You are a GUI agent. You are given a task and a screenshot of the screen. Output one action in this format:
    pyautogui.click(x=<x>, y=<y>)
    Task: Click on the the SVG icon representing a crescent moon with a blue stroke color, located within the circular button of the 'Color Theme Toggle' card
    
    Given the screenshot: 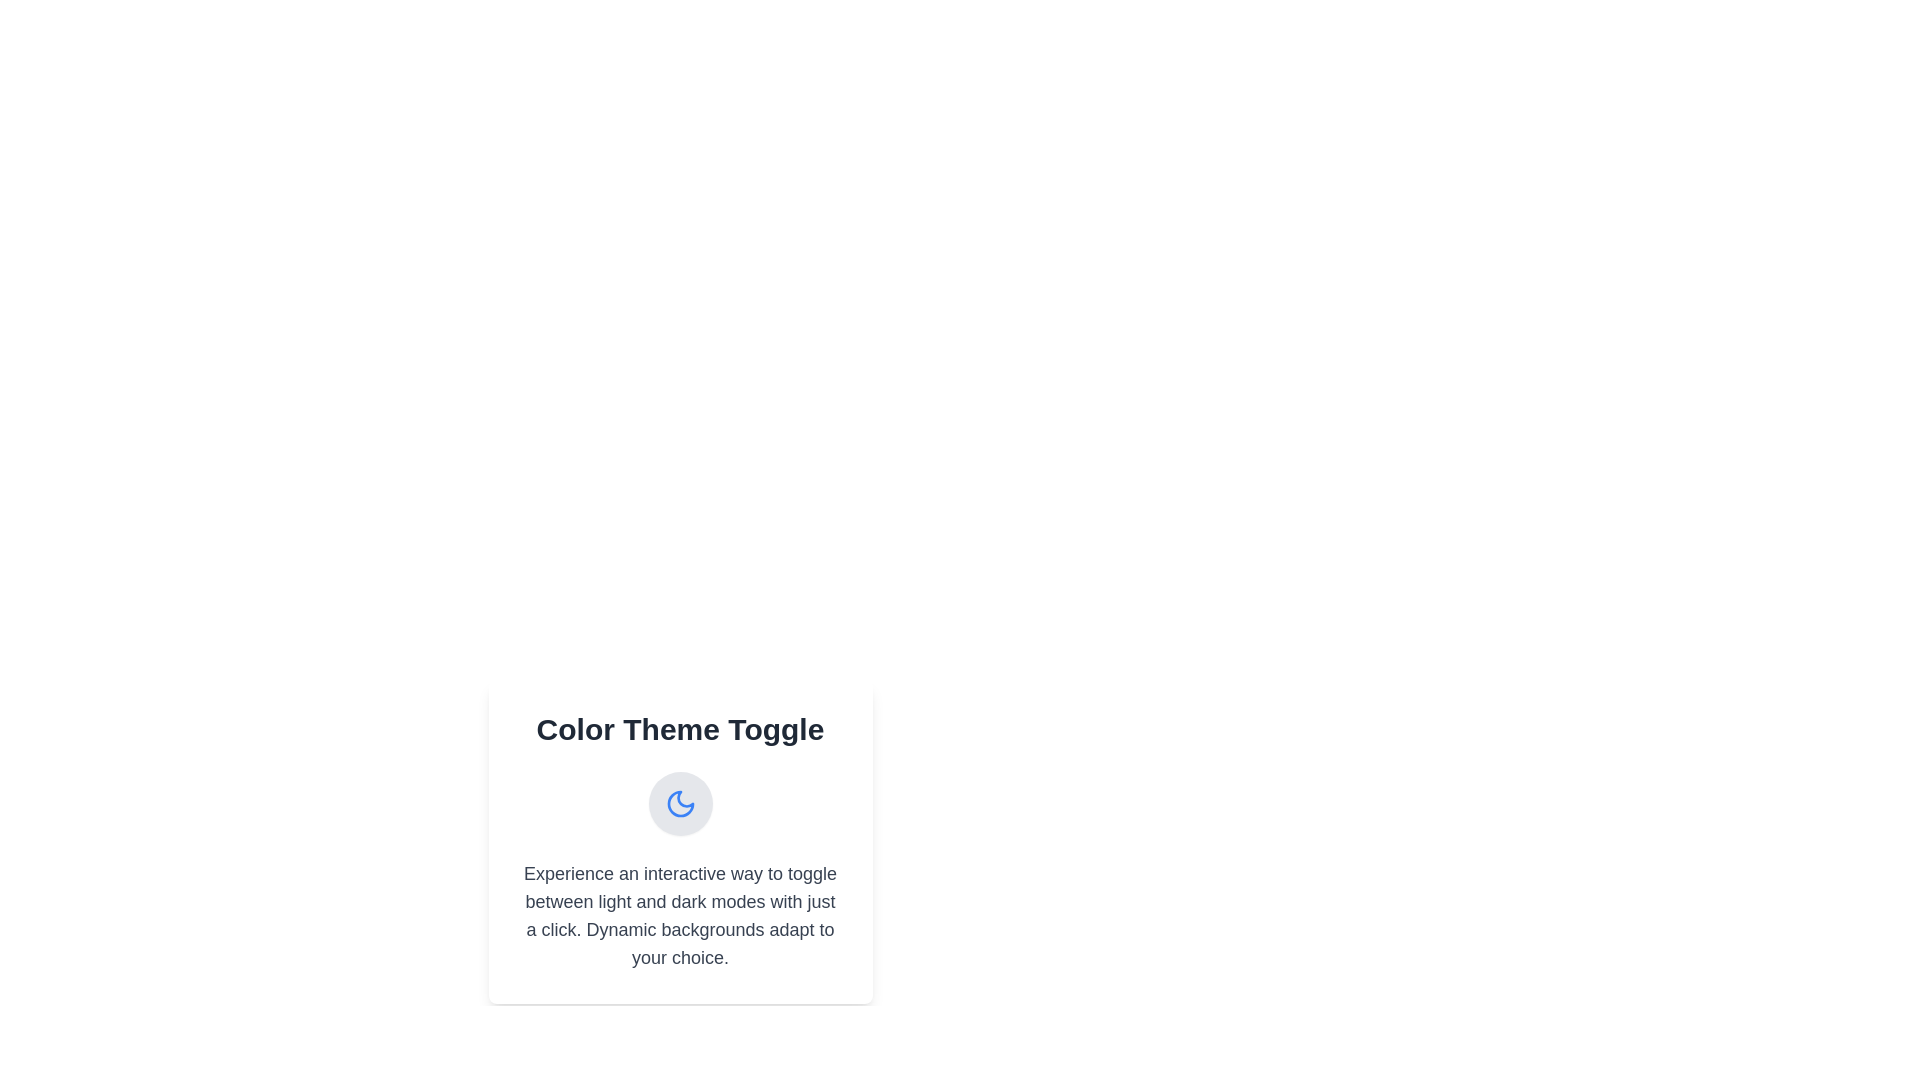 What is the action you would take?
    pyautogui.click(x=680, y=802)
    